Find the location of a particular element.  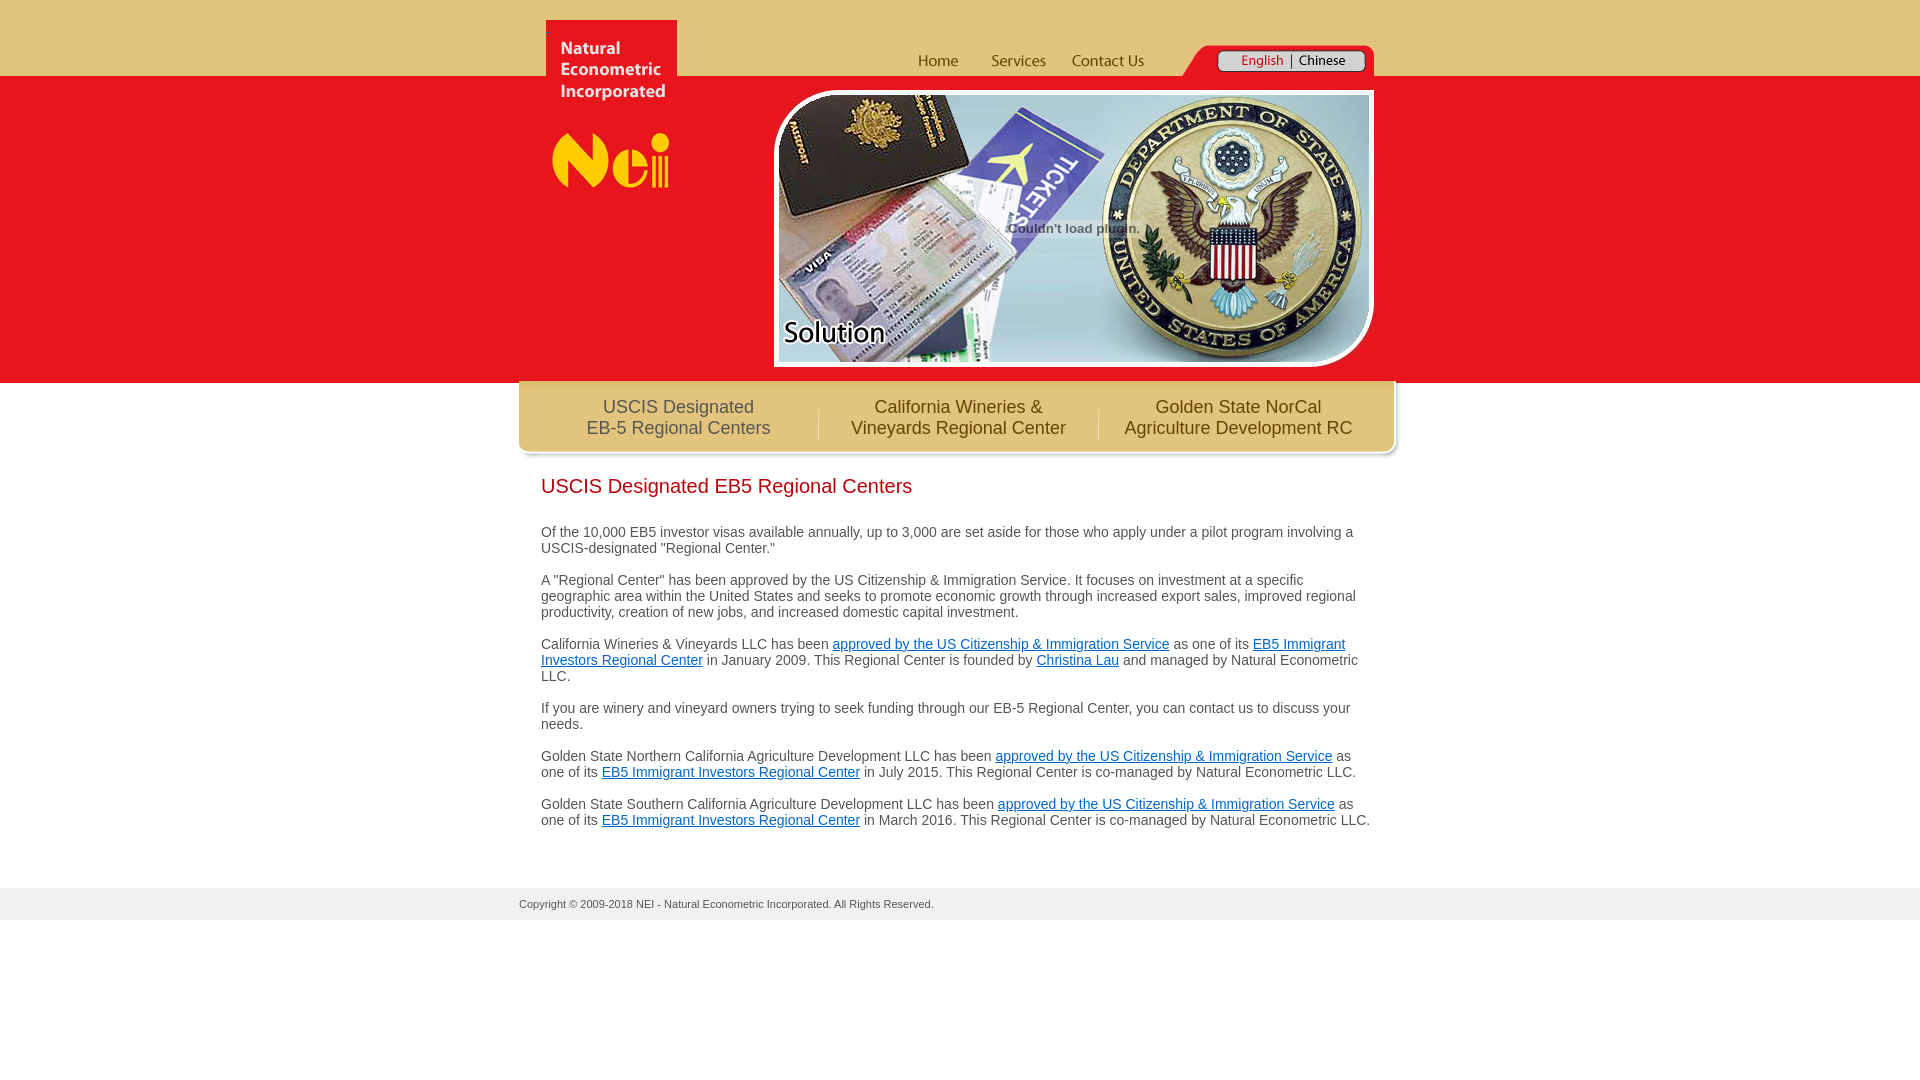

'approved by the US Citizenship & Immigration Service' is located at coordinates (1166, 802).